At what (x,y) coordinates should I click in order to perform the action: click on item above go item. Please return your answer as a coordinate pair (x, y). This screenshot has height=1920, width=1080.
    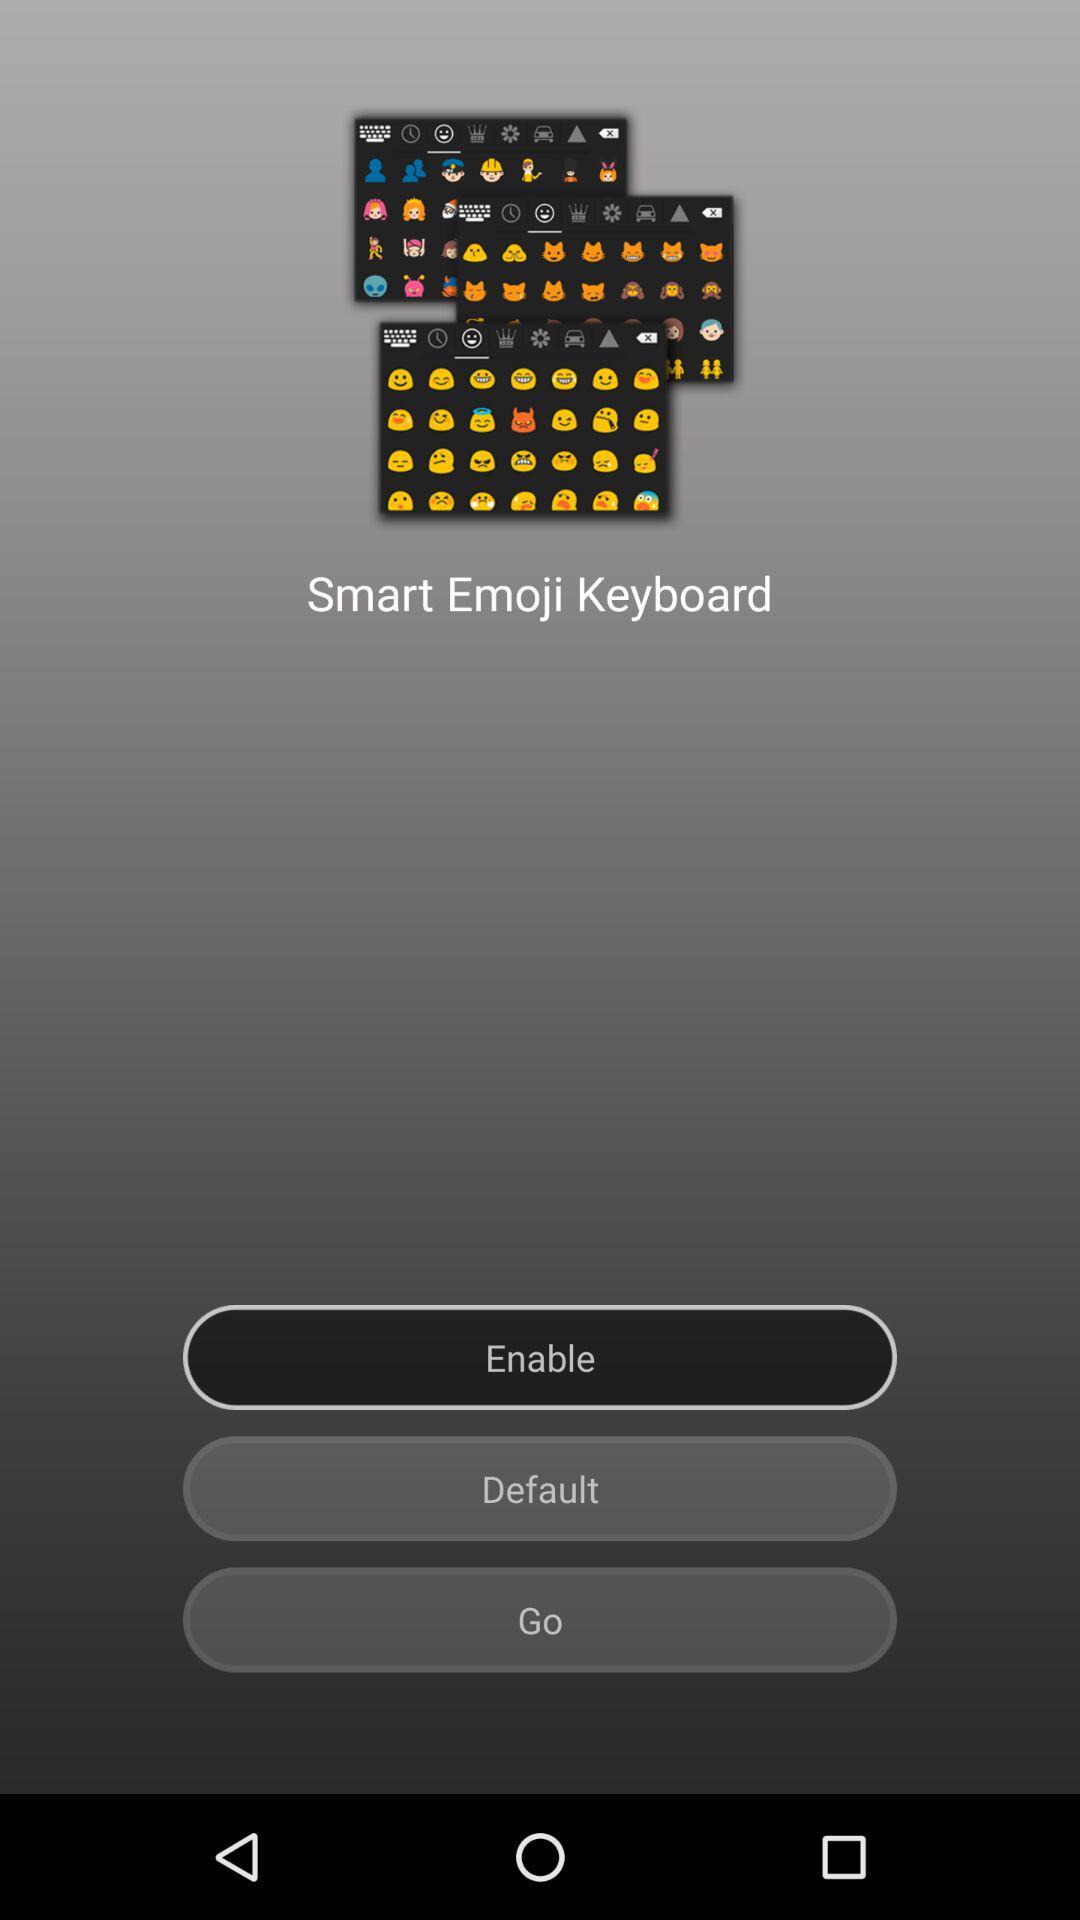
    Looking at the image, I should click on (540, 1488).